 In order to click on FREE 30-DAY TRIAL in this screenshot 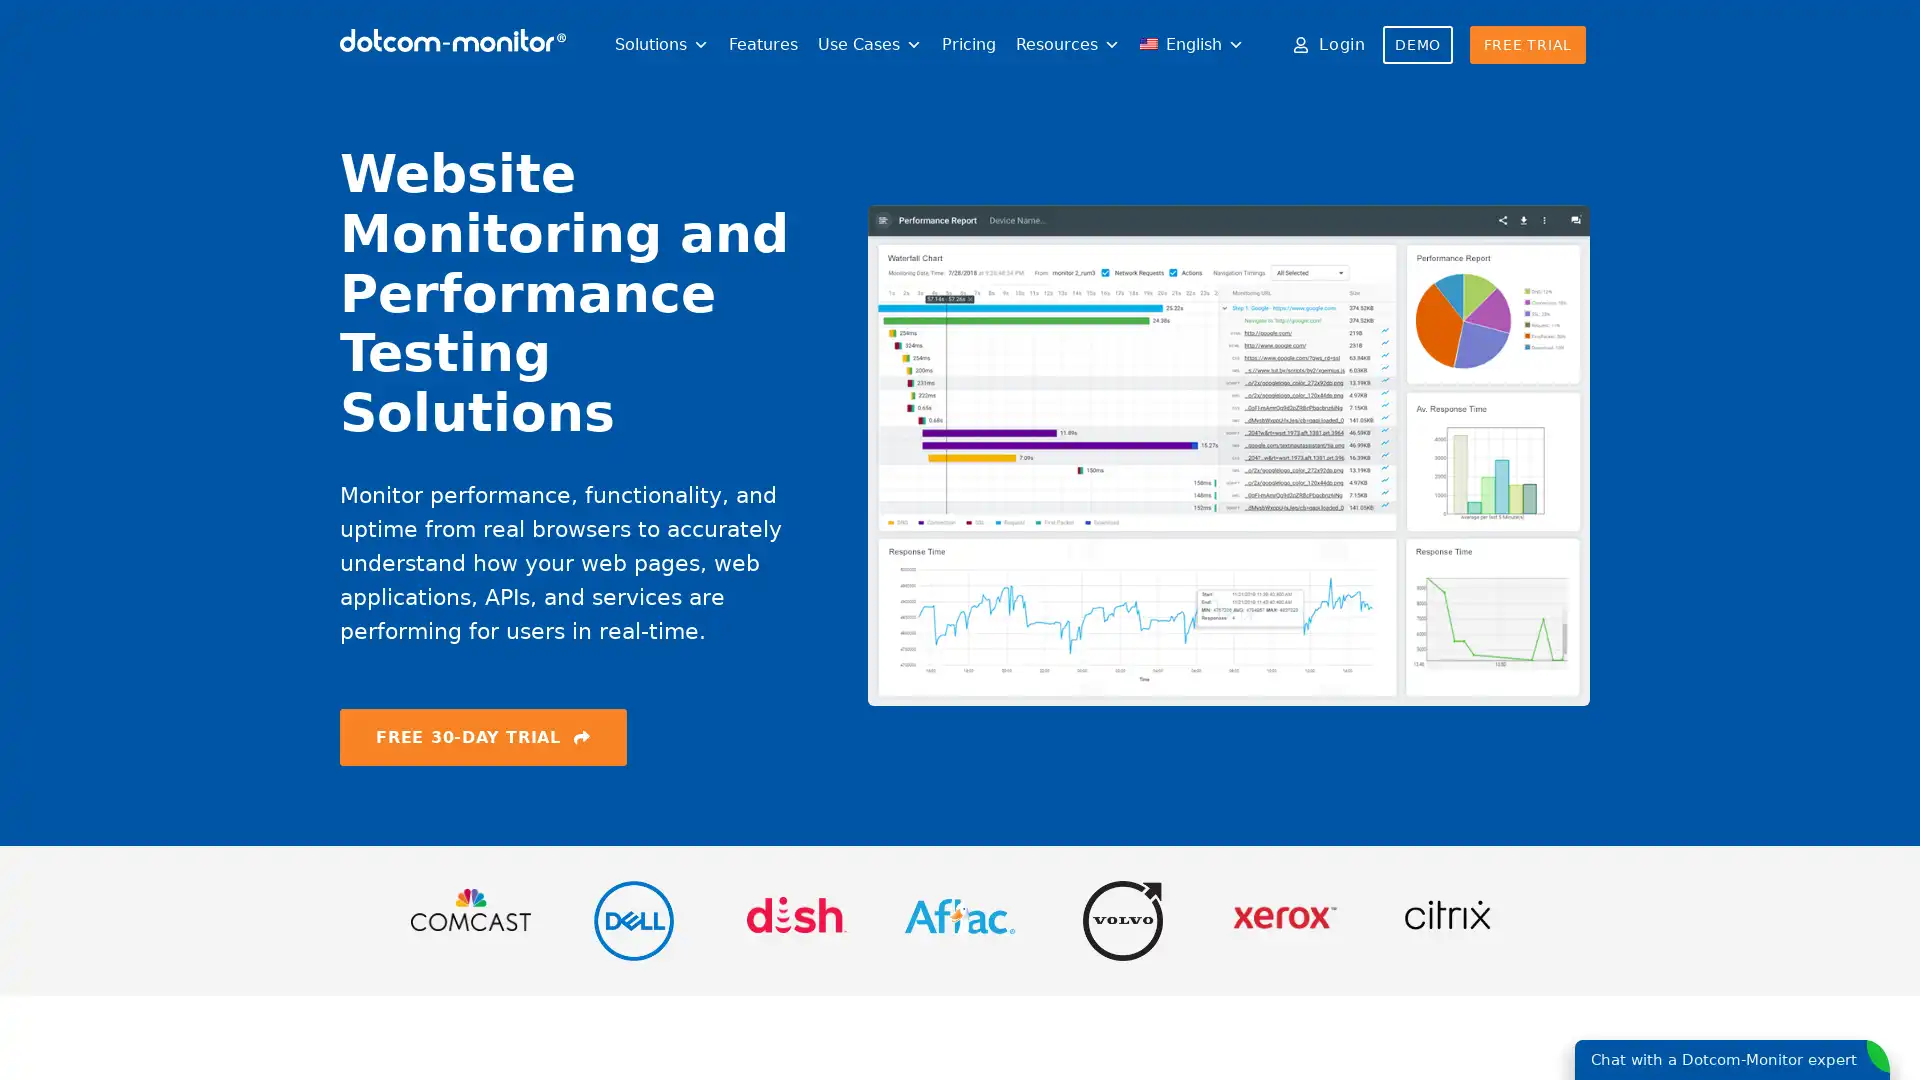, I will do `click(483, 736)`.